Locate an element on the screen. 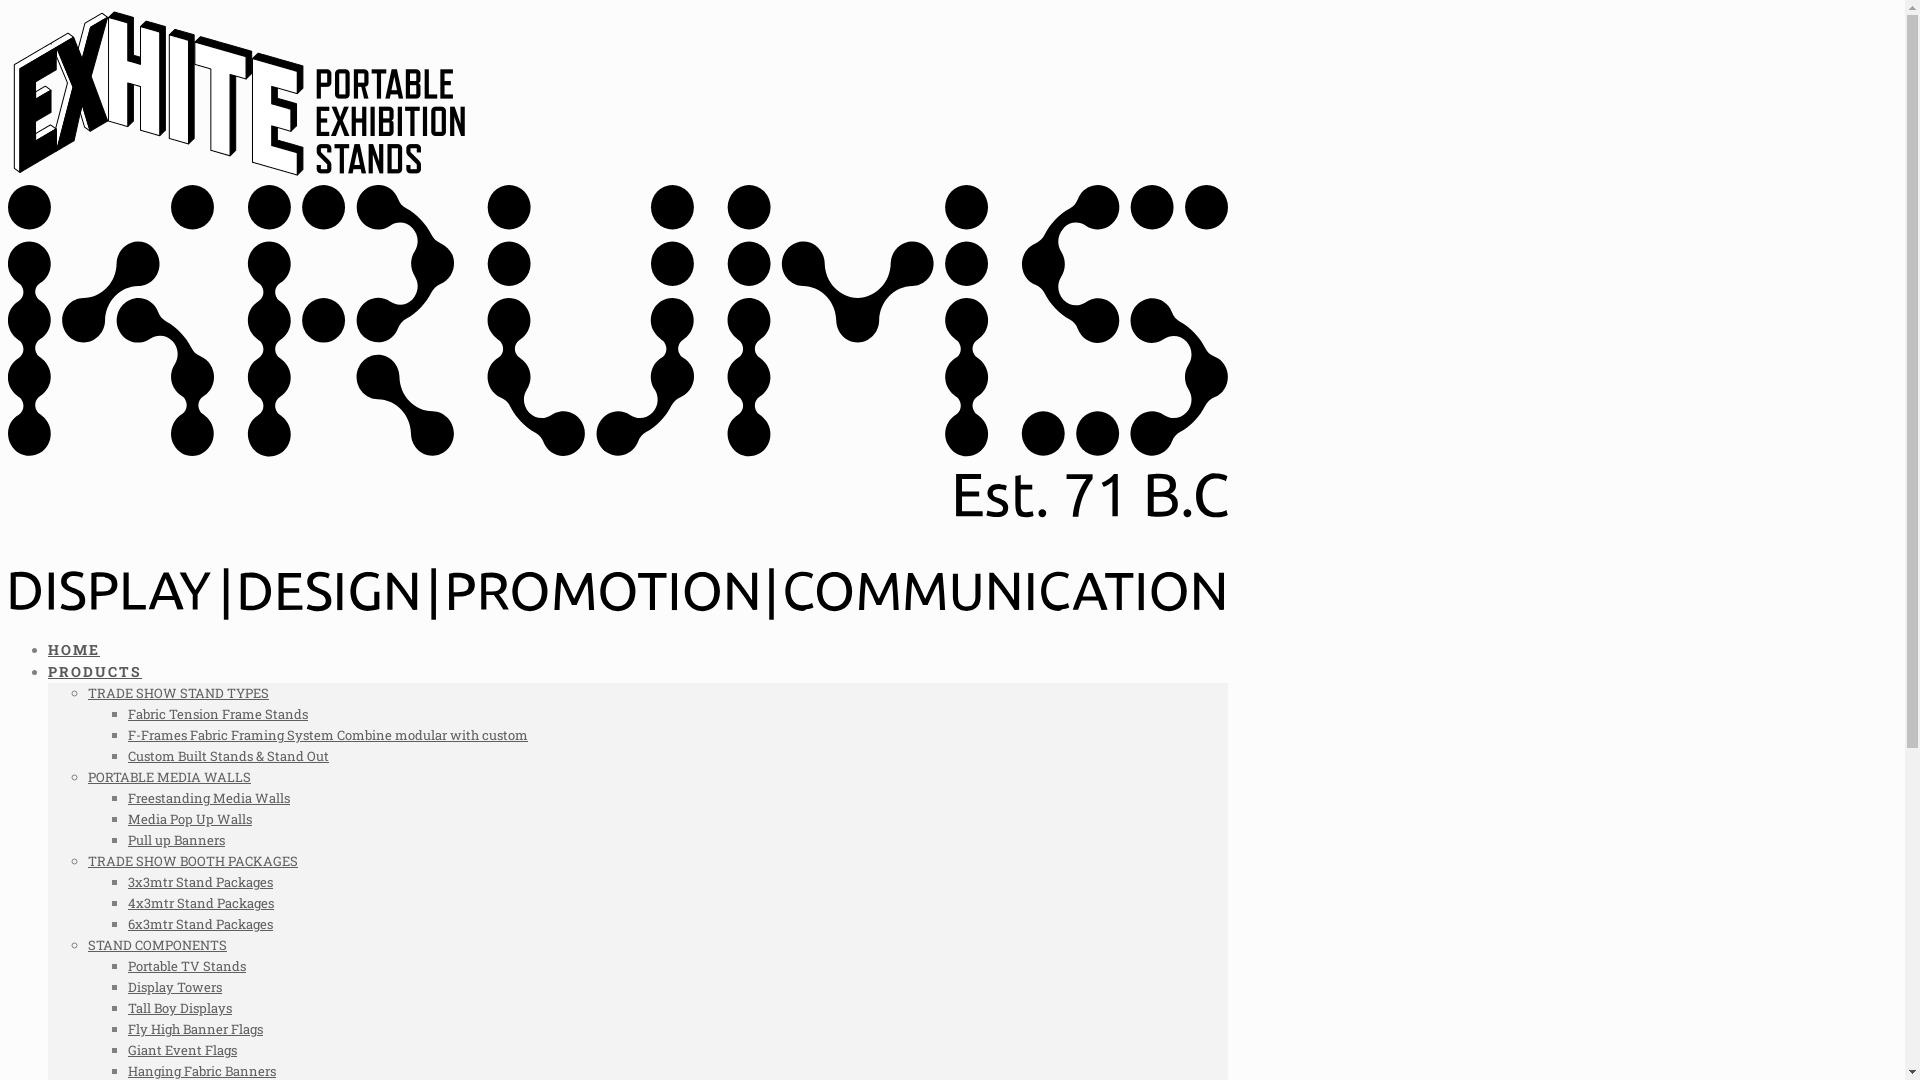 The width and height of the screenshot is (1920, 1080). 'PRODUCTS' is located at coordinates (48, 671).